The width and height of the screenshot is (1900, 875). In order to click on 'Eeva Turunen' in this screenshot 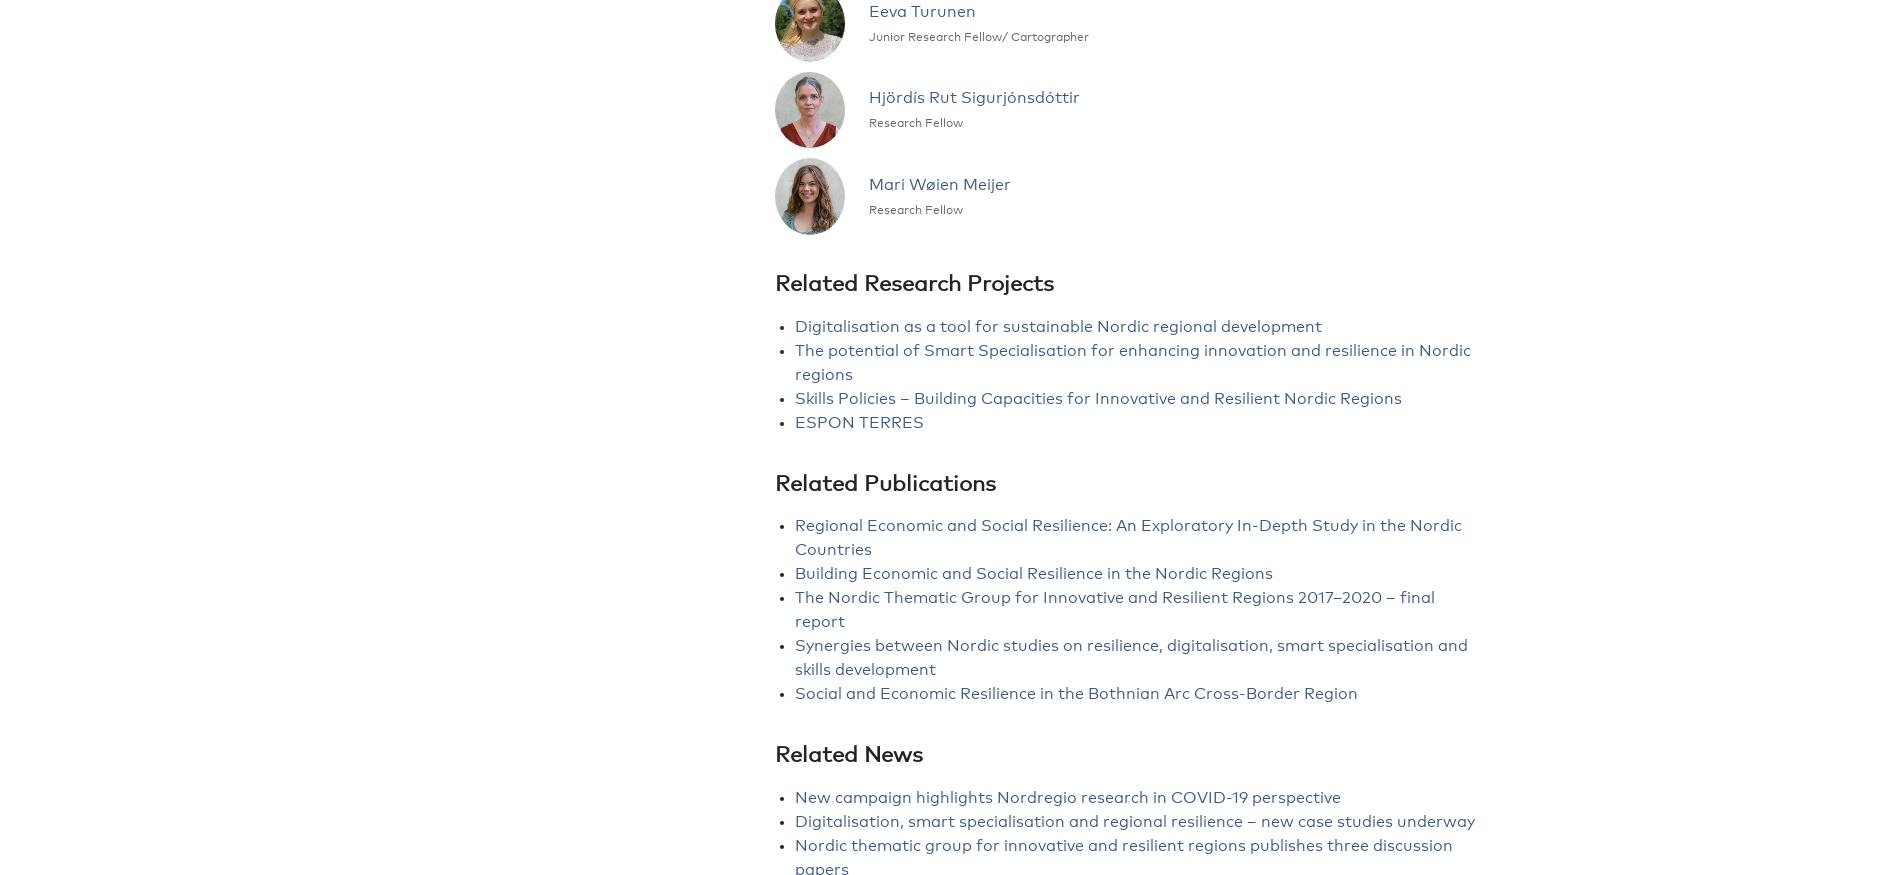, I will do `click(868, 10)`.